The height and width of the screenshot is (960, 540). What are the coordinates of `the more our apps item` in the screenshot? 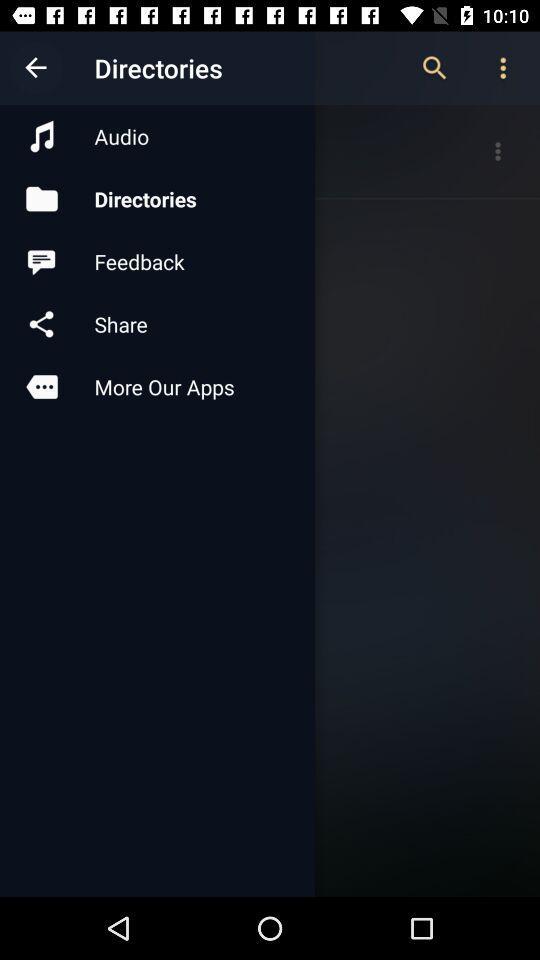 It's located at (156, 385).